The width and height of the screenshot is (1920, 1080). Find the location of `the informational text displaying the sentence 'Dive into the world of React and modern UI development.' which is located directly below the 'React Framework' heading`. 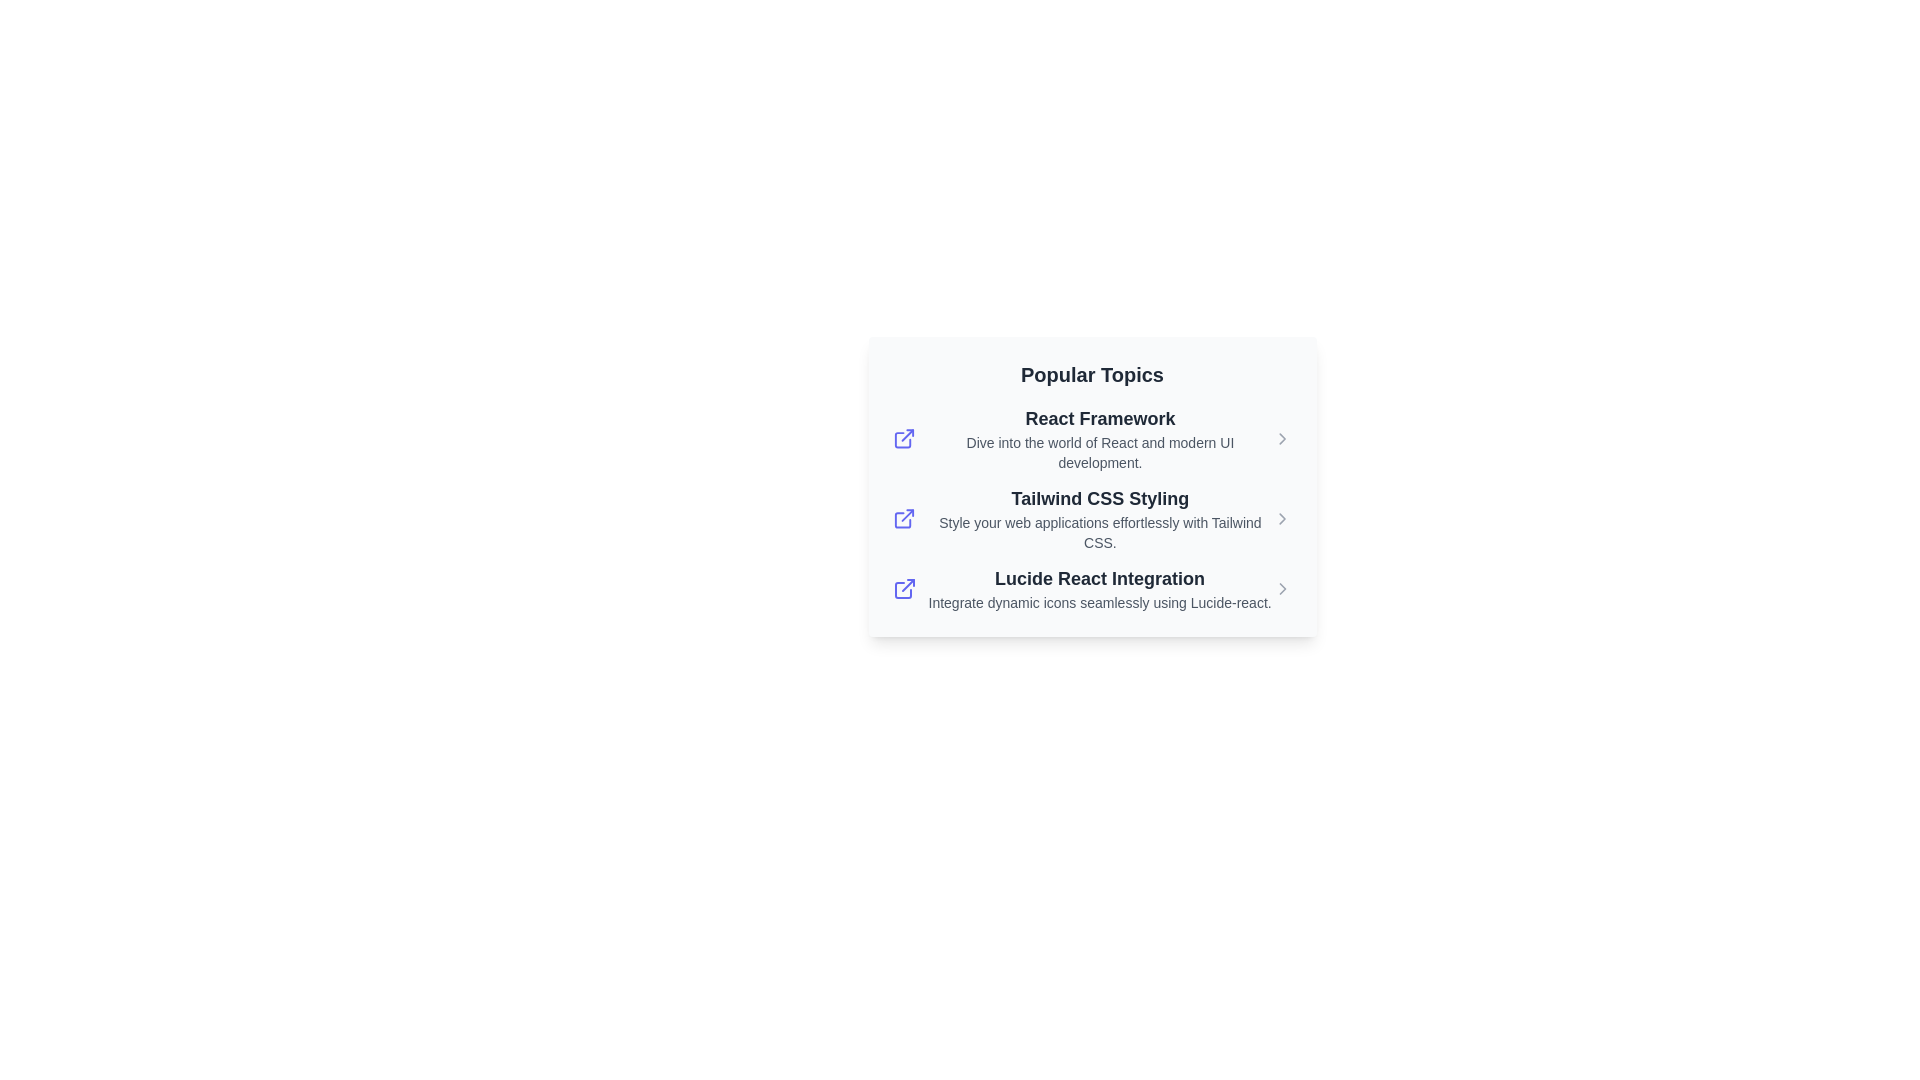

the informational text displaying the sentence 'Dive into the world of React and modern UI development.' which is located directly below the 'React Framework' heading is located at coordinates (1099, 452).